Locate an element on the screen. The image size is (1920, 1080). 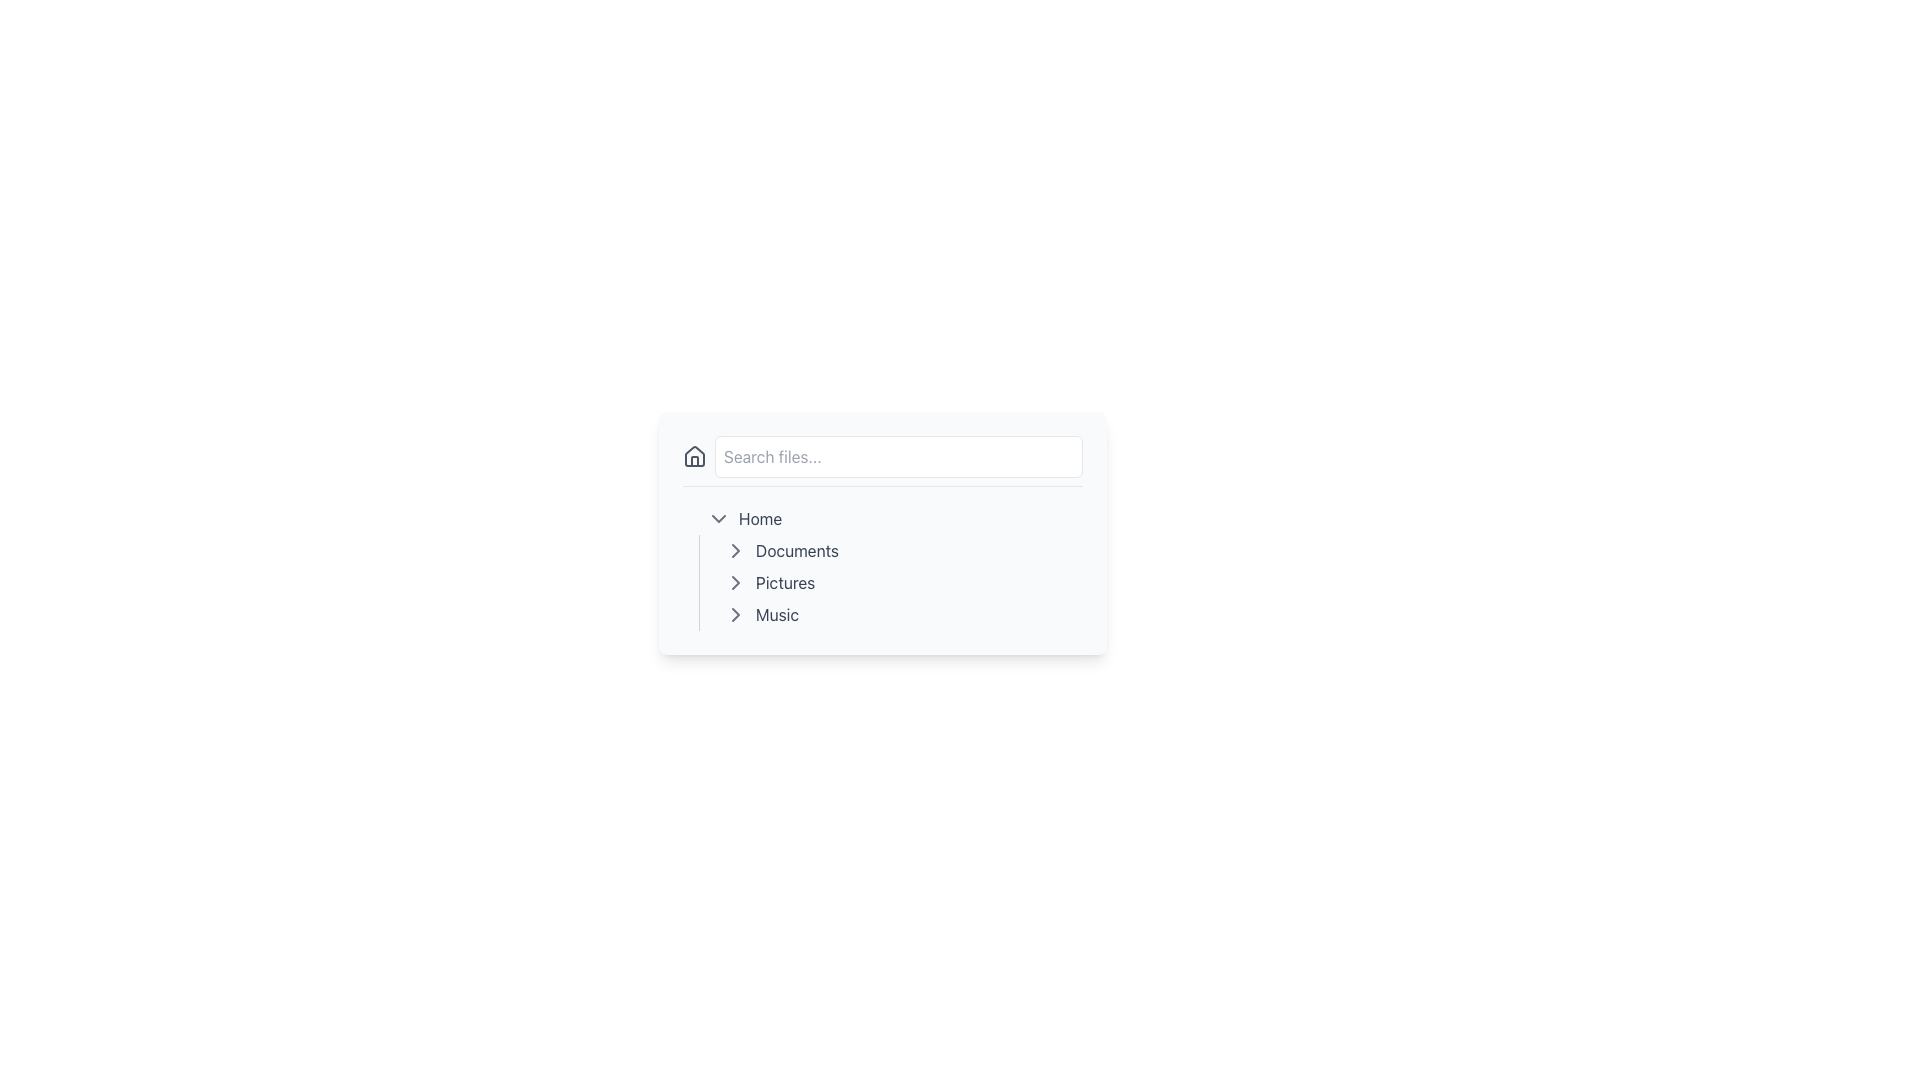
the static text label displaying 'Pictures', which is part of the file navigation component located beneath 'Documents' and above 'Music' is located at coordinates (784, 582).